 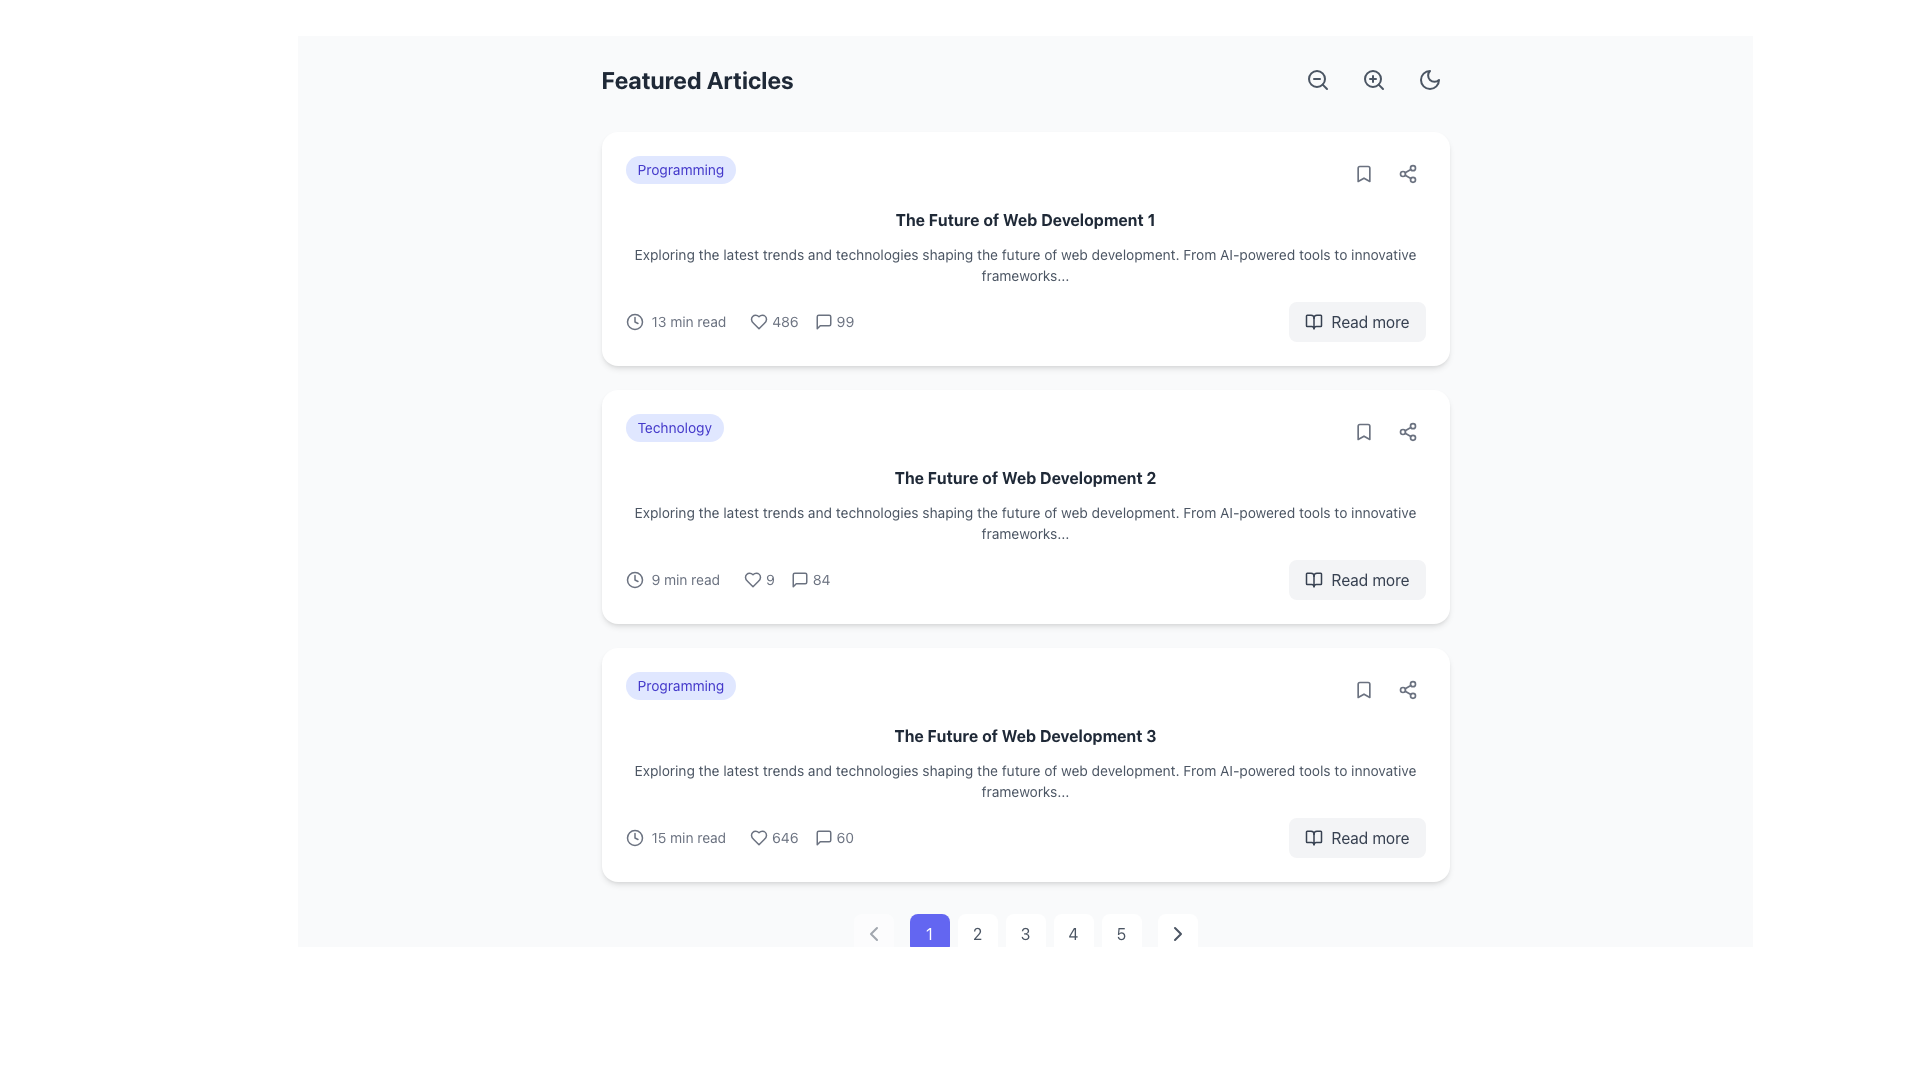 I want to click on the 'Programming' label tag with rounded corners and a light indigo background located at the top-left corner of the card for the article 'The Future of Web Development 3', so click(x=680, y=685).